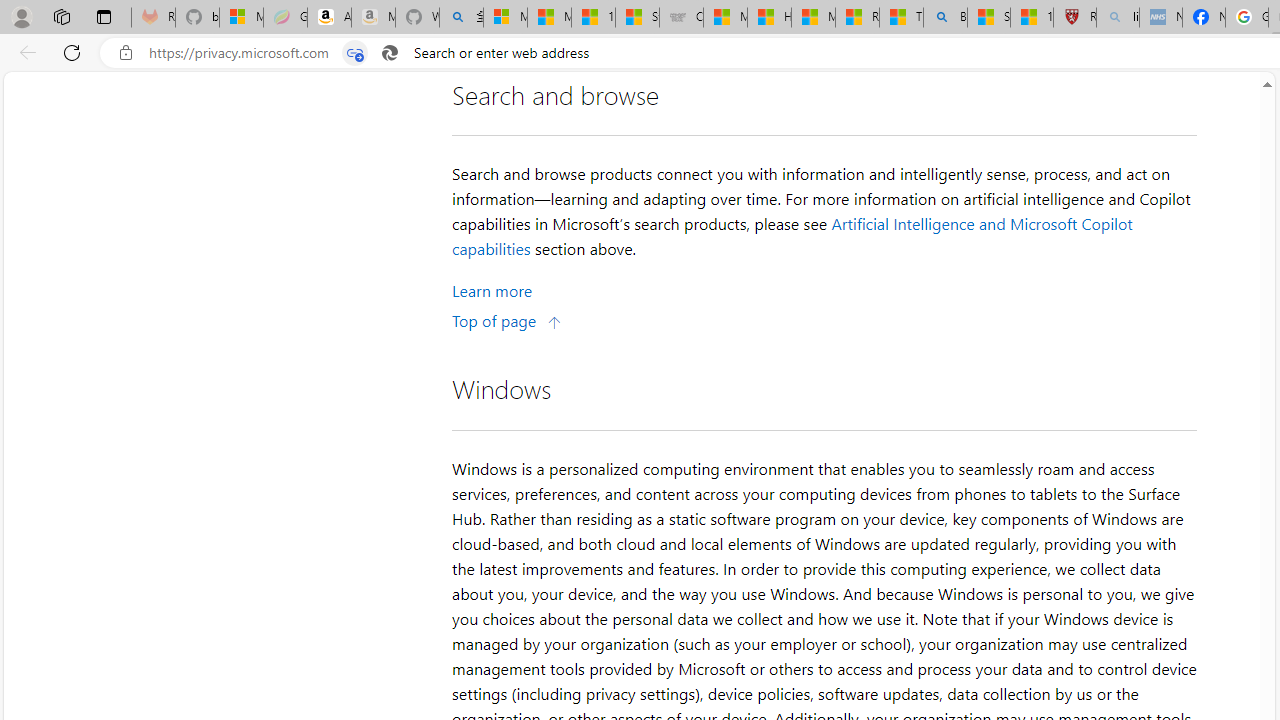 The height and width of the screenshot is (720, 1280). What do you see at coordinates (492, 290) in the screenshot?
I see `'Learn More about Search and browse'` at bounding box center [492, 290].